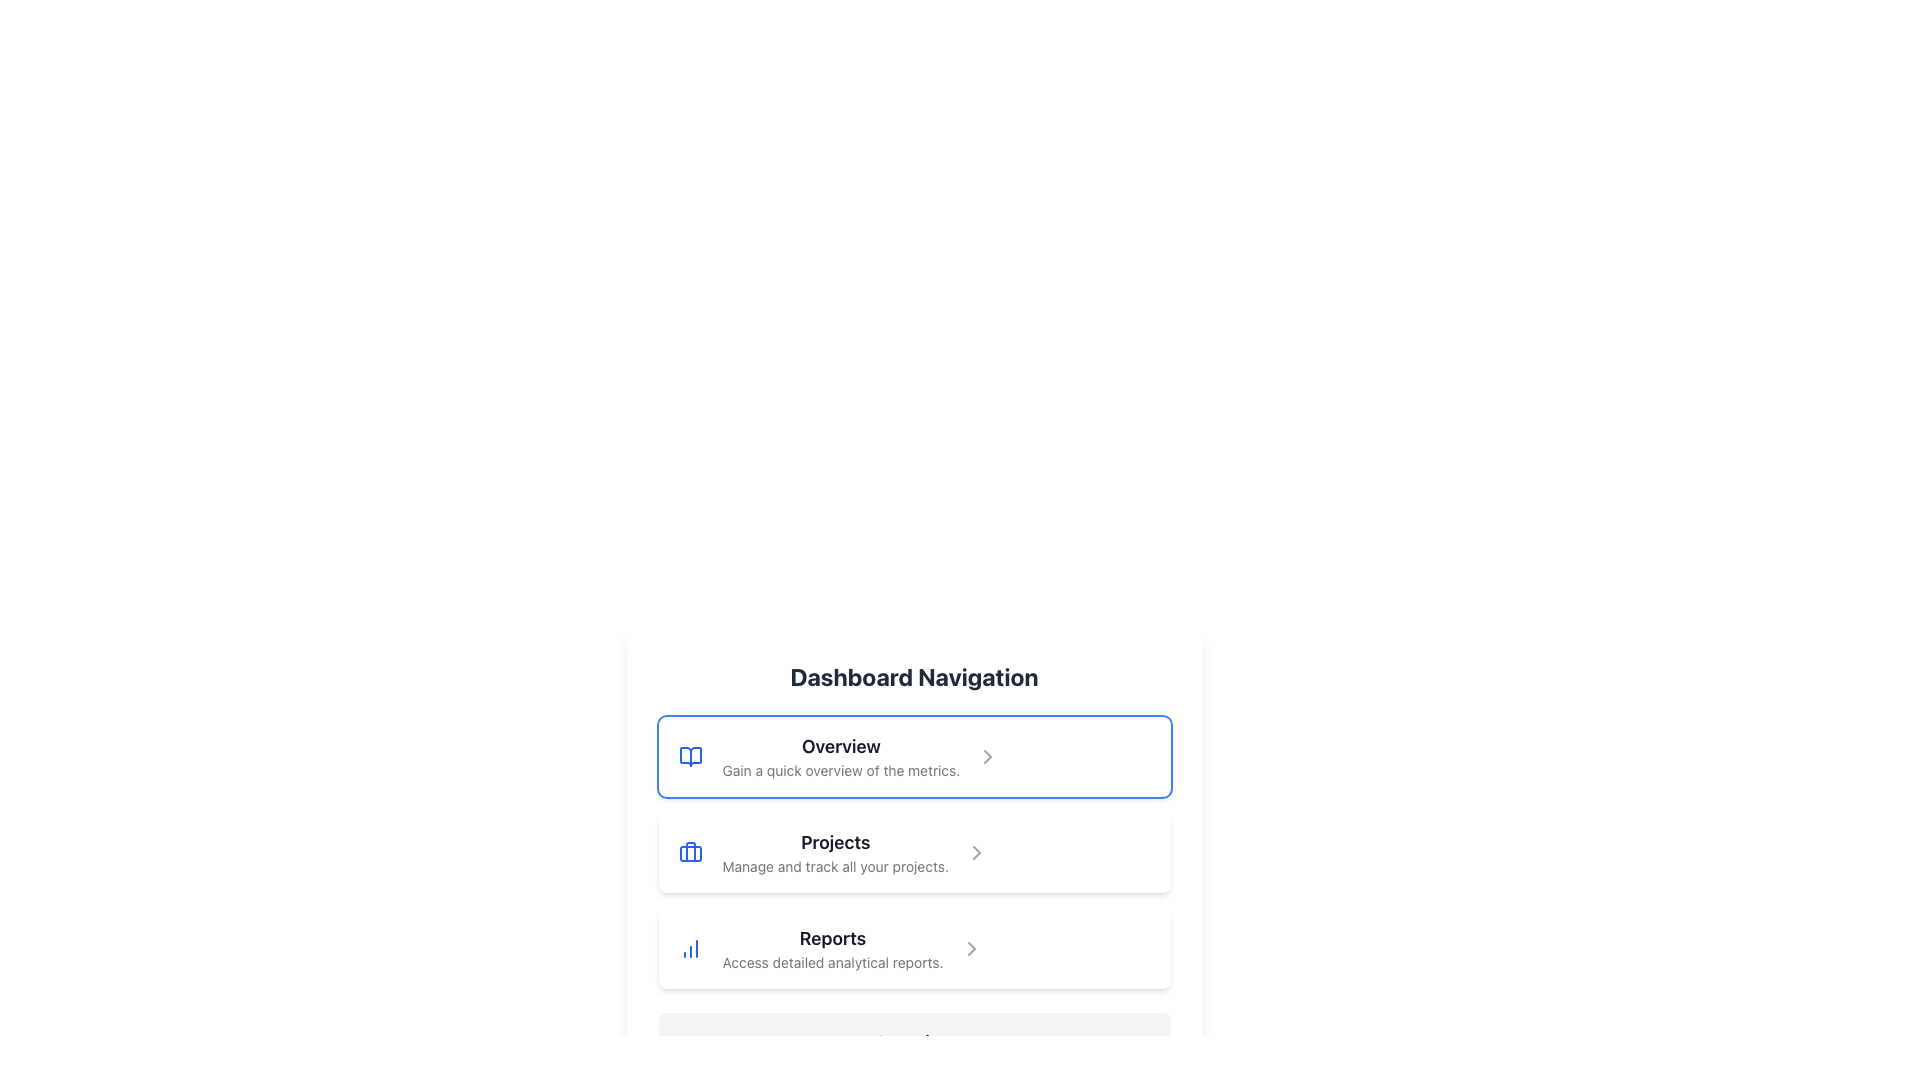  Describe the element at coordinates (690, 947) in the screenshot. I see `the 'Reports' icon in the navigation menu, which is located to the left of the text label 'Reports'` at that location.